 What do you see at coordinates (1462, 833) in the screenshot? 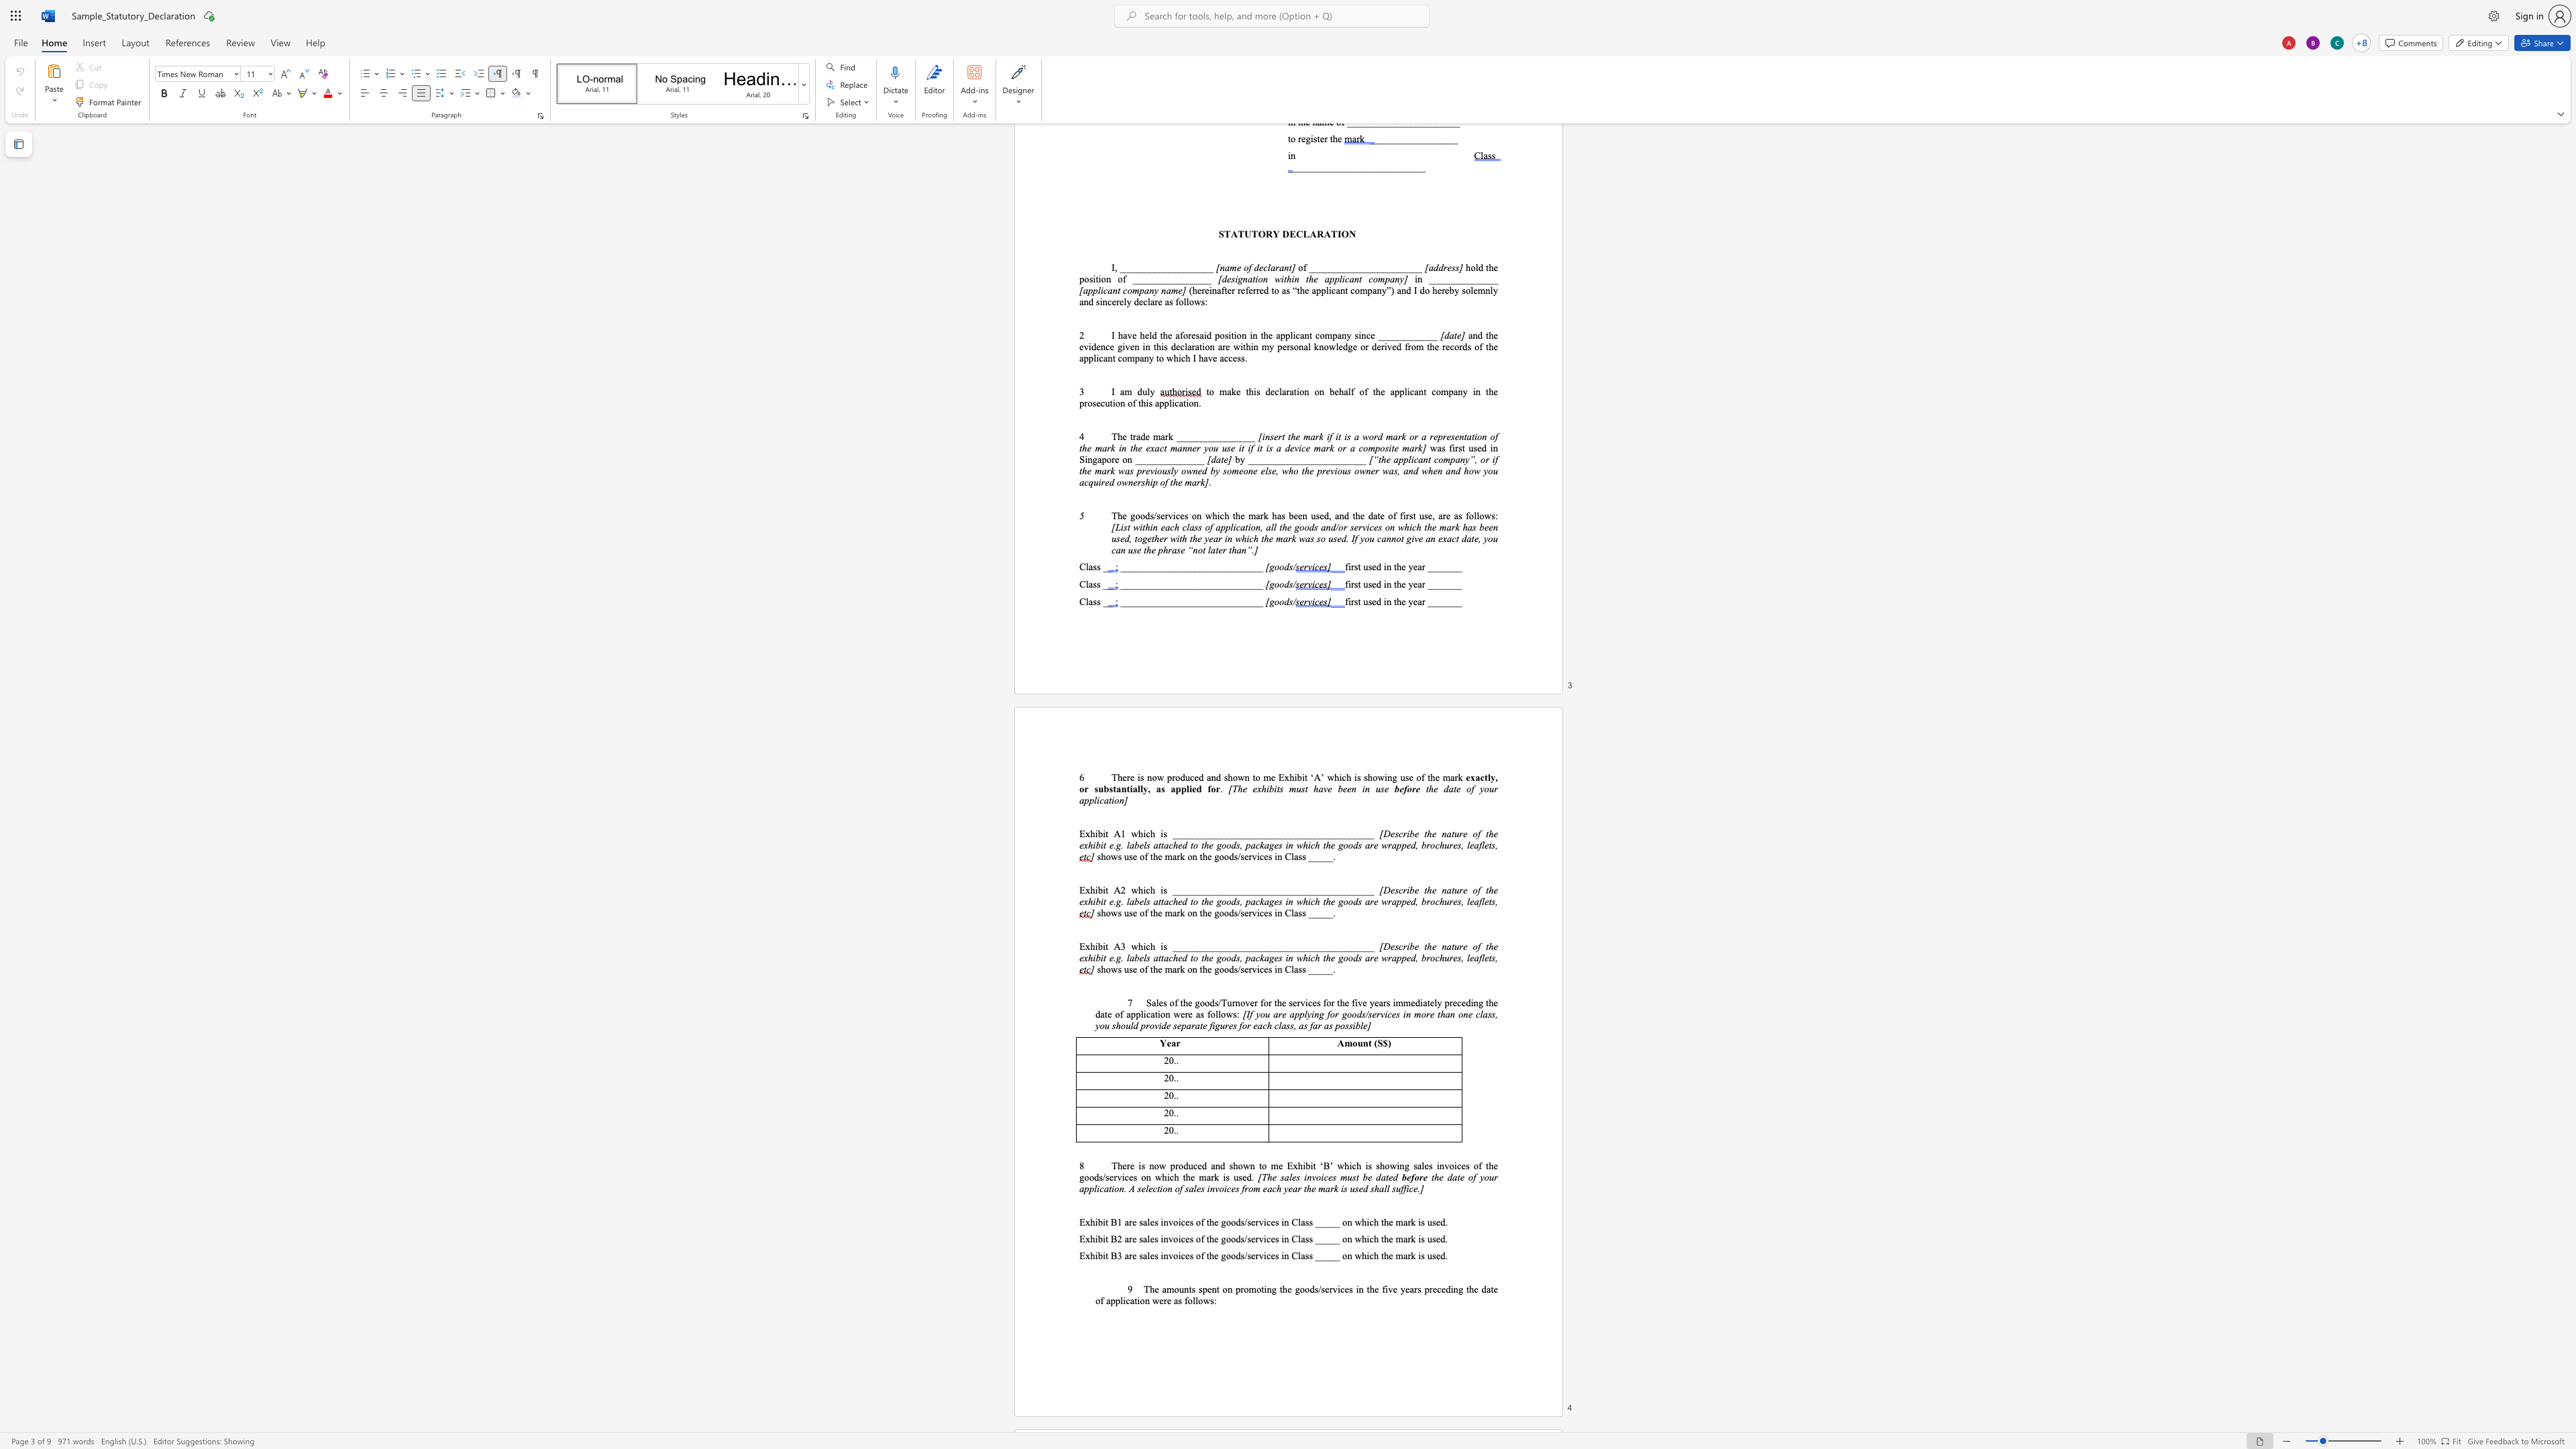
I see `the space between the continuous character "r" and "e" in the text` at bounding box center [1462, 833].